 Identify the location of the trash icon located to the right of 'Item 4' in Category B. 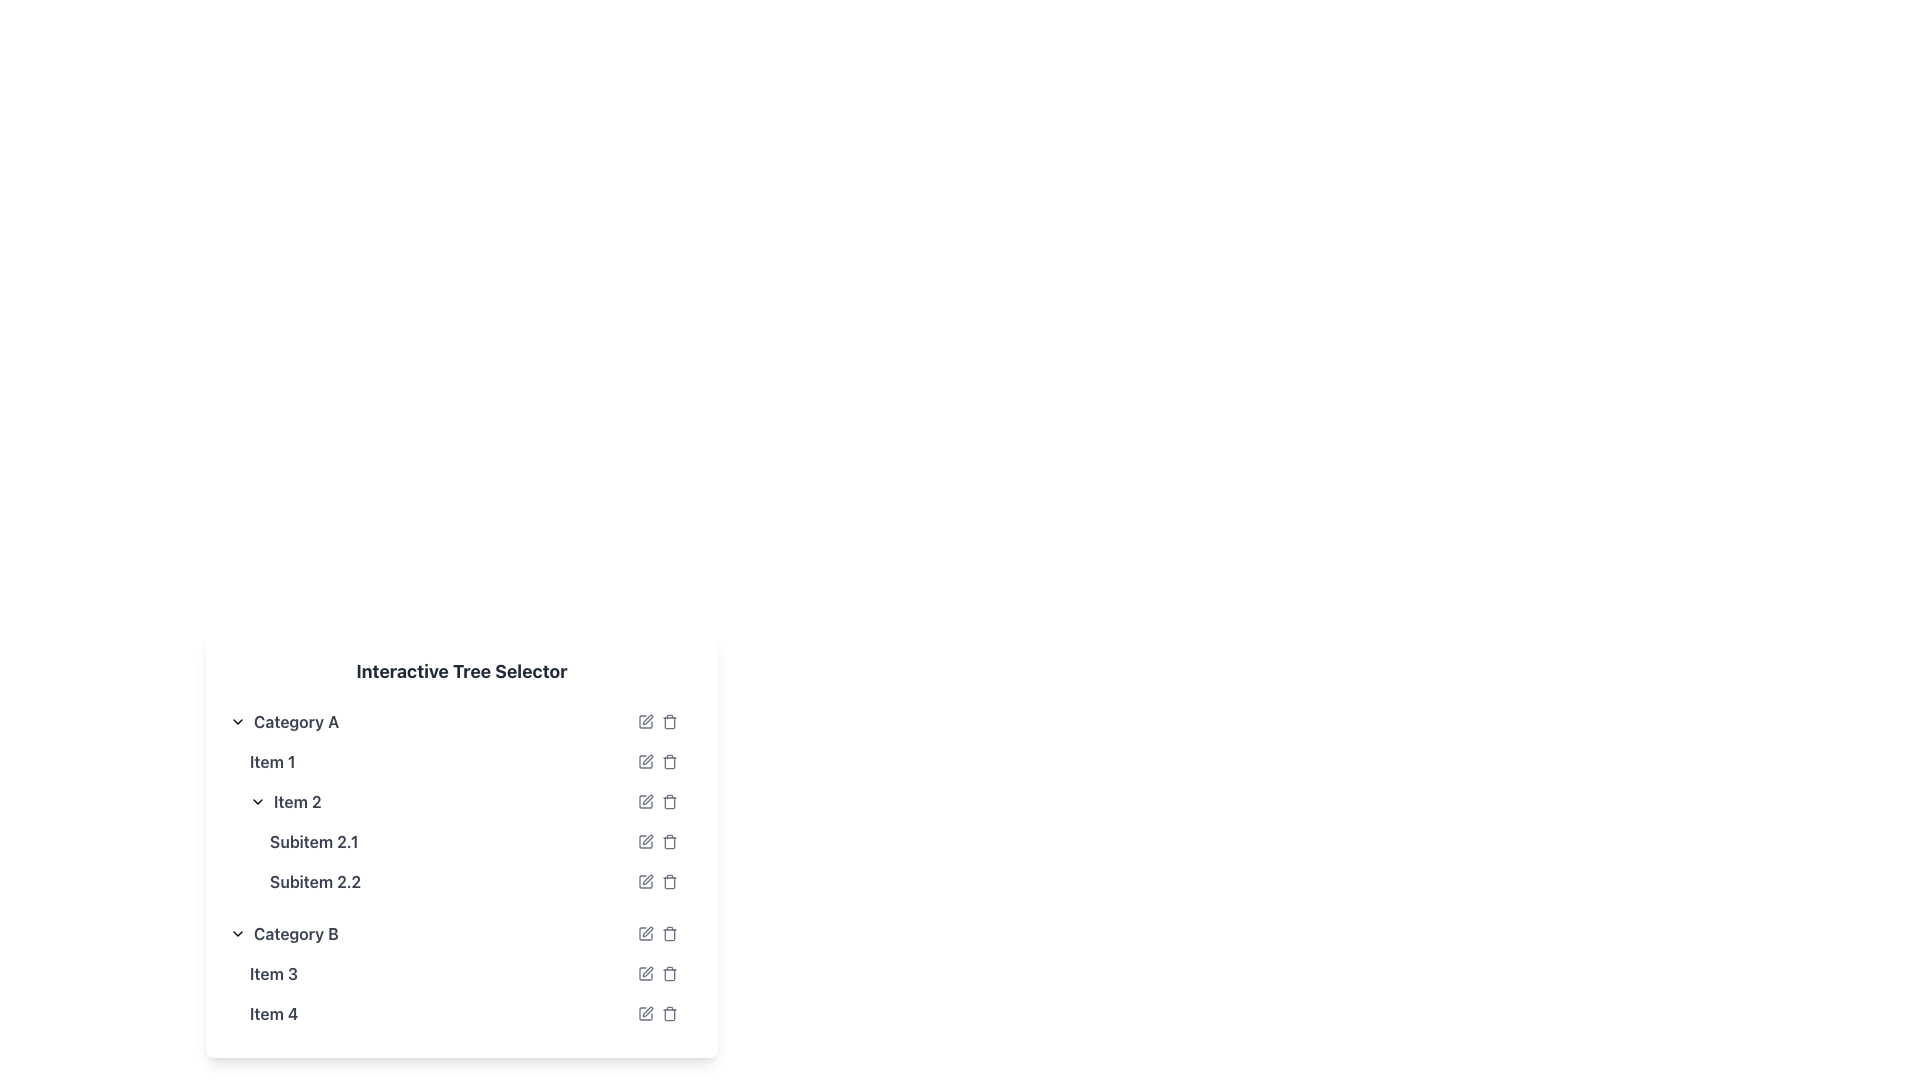
(657, 1014).